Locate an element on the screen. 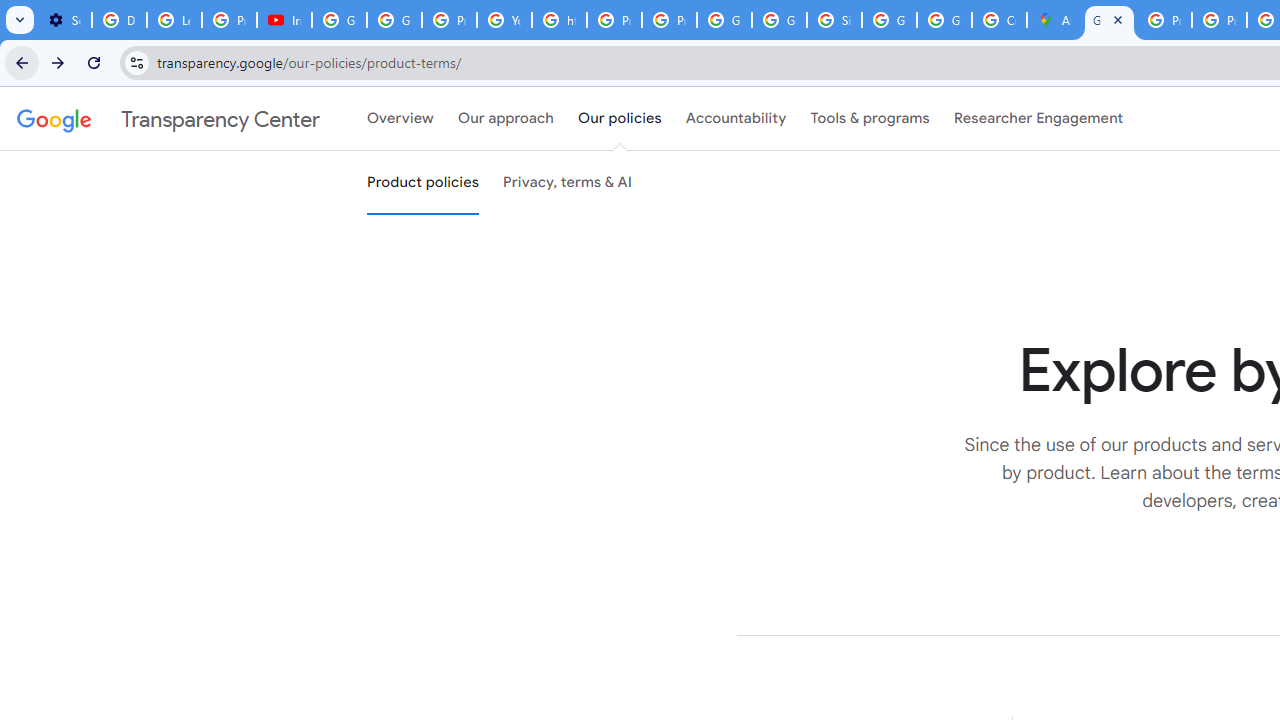 The height and width of the screenshot is (720, 1280). 'Transparency Center' is located at coordinates (168, 119).